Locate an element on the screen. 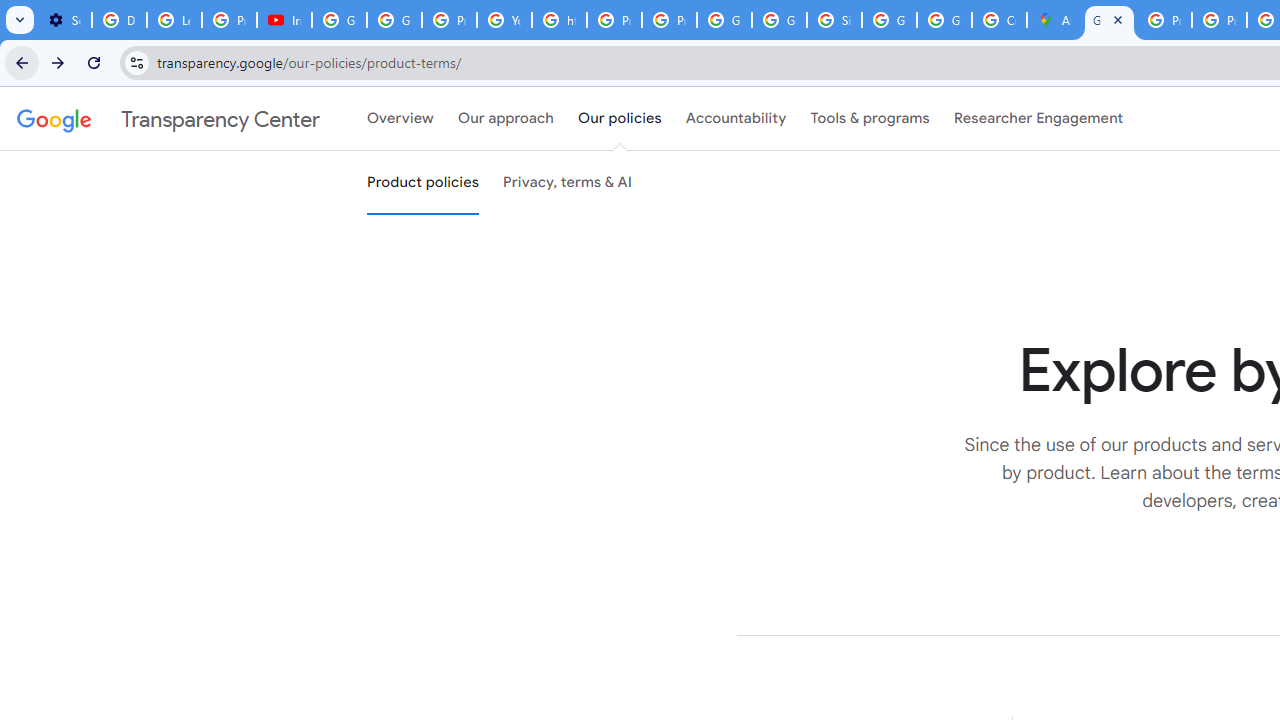 The height and width of the screenshot is (720, 1280). 'Transparency Center' is located at coordinates (168, 119).